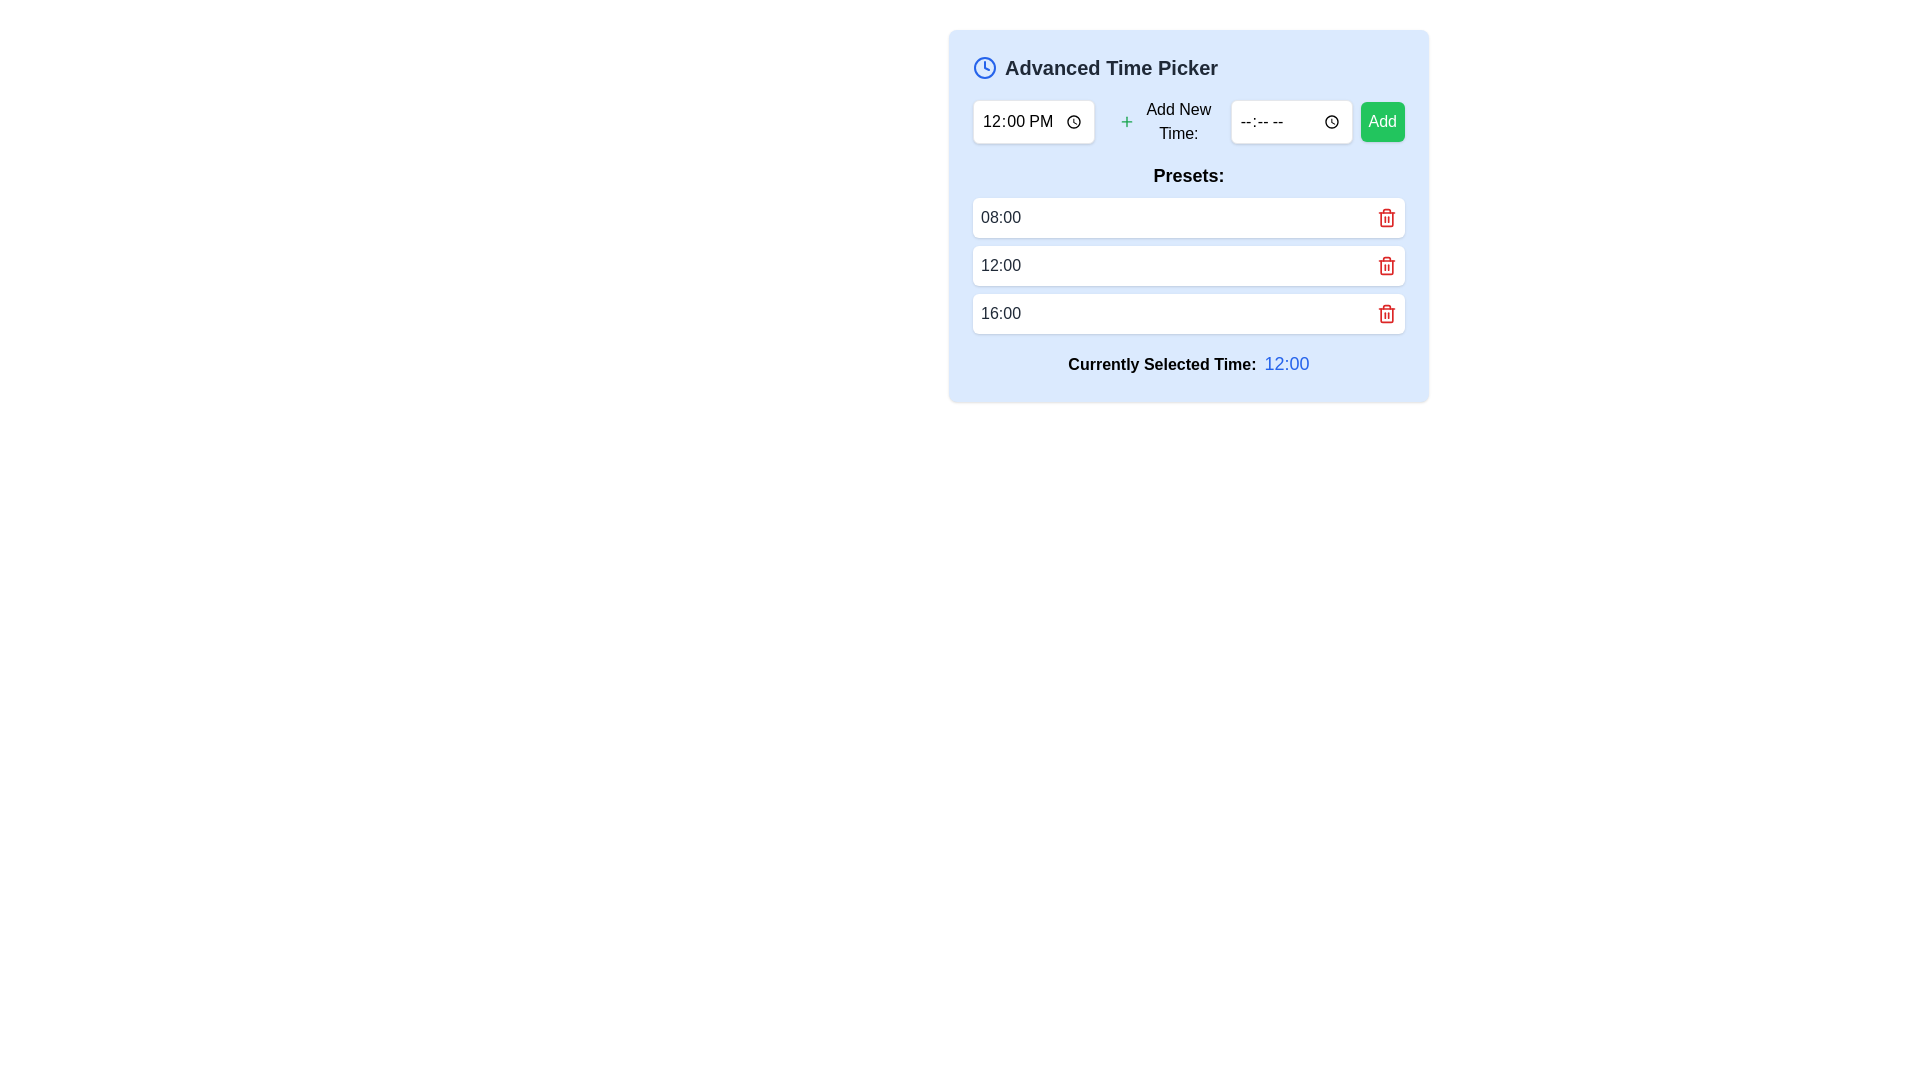  I want to click on the static text representing a preset time in the time picker interface, which is positioned centrally above '16:00' and below '08:00', so click(1001, 265).